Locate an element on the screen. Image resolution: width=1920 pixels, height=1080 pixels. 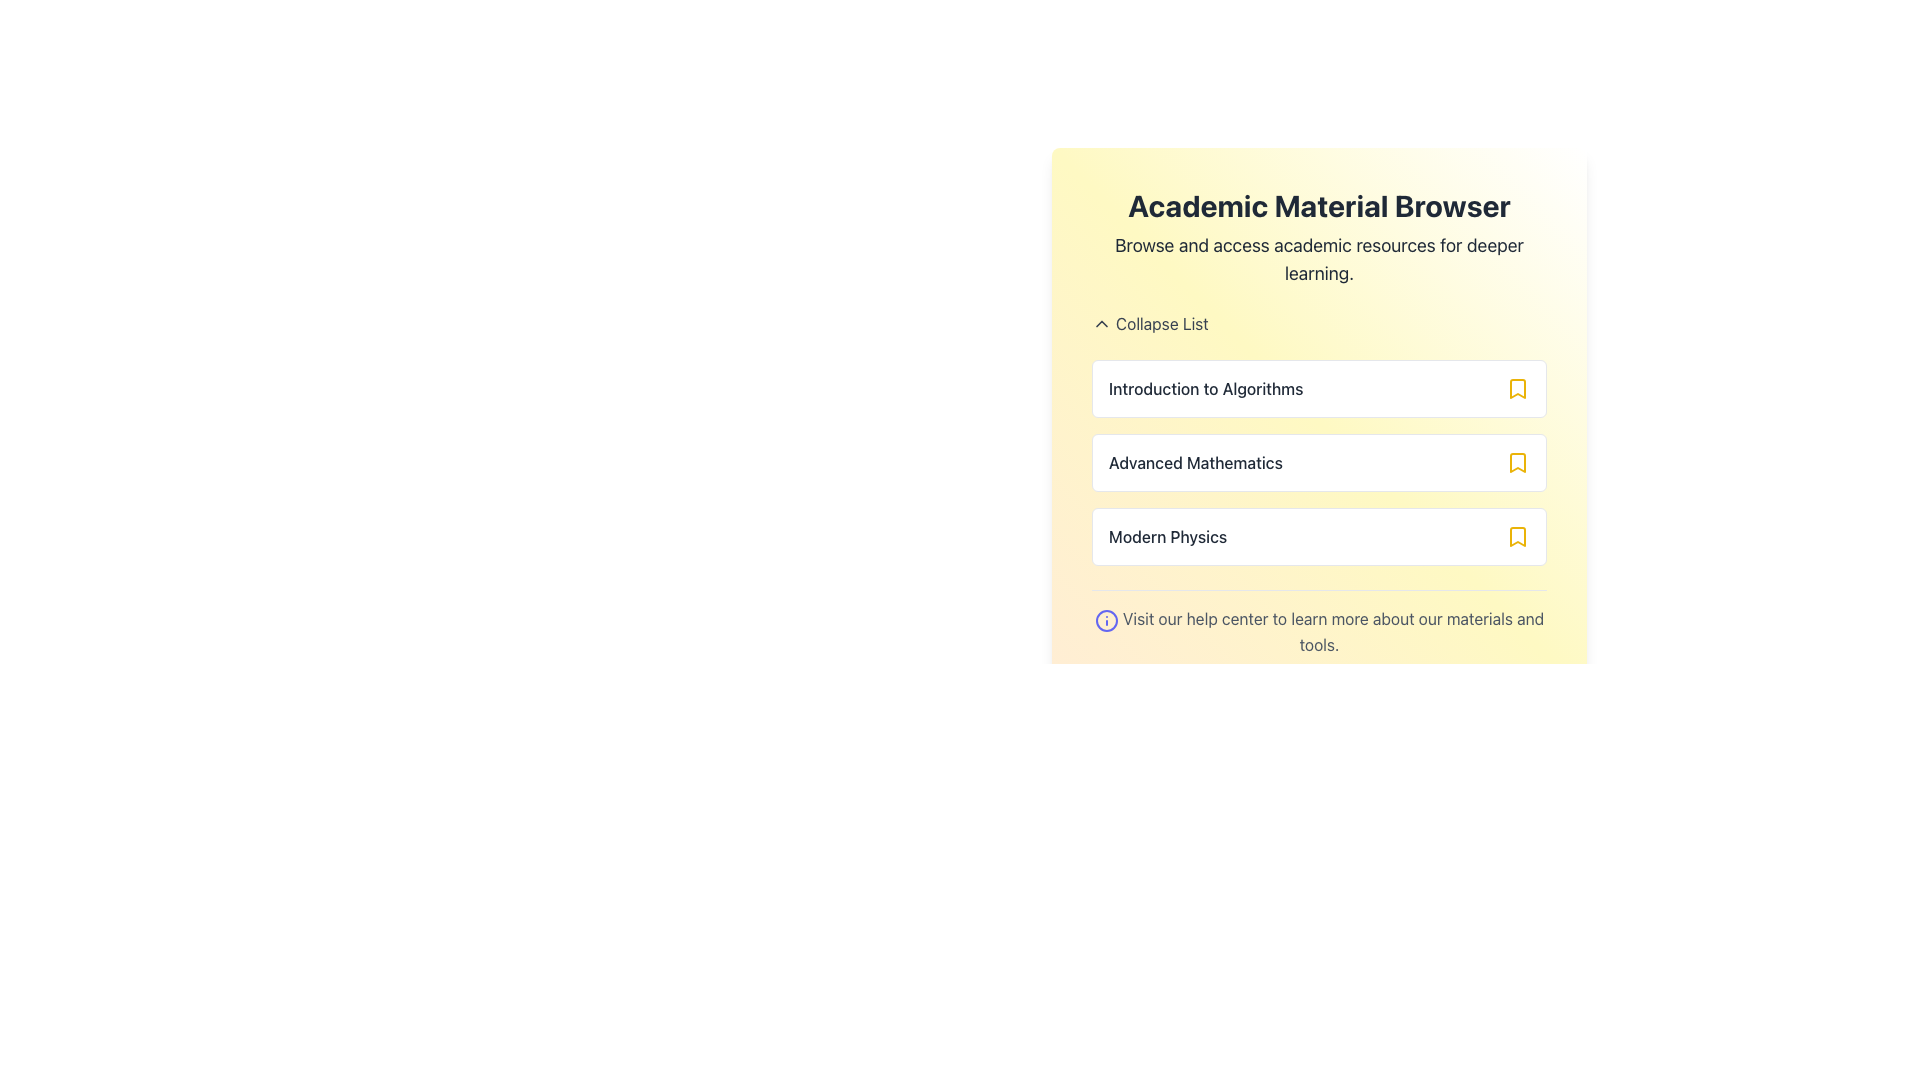
the informational text block containing the message 'Visit our help center to learn more about our materials and tools.' with a circular blue icon to the left is located at coordinates (1319, 622).